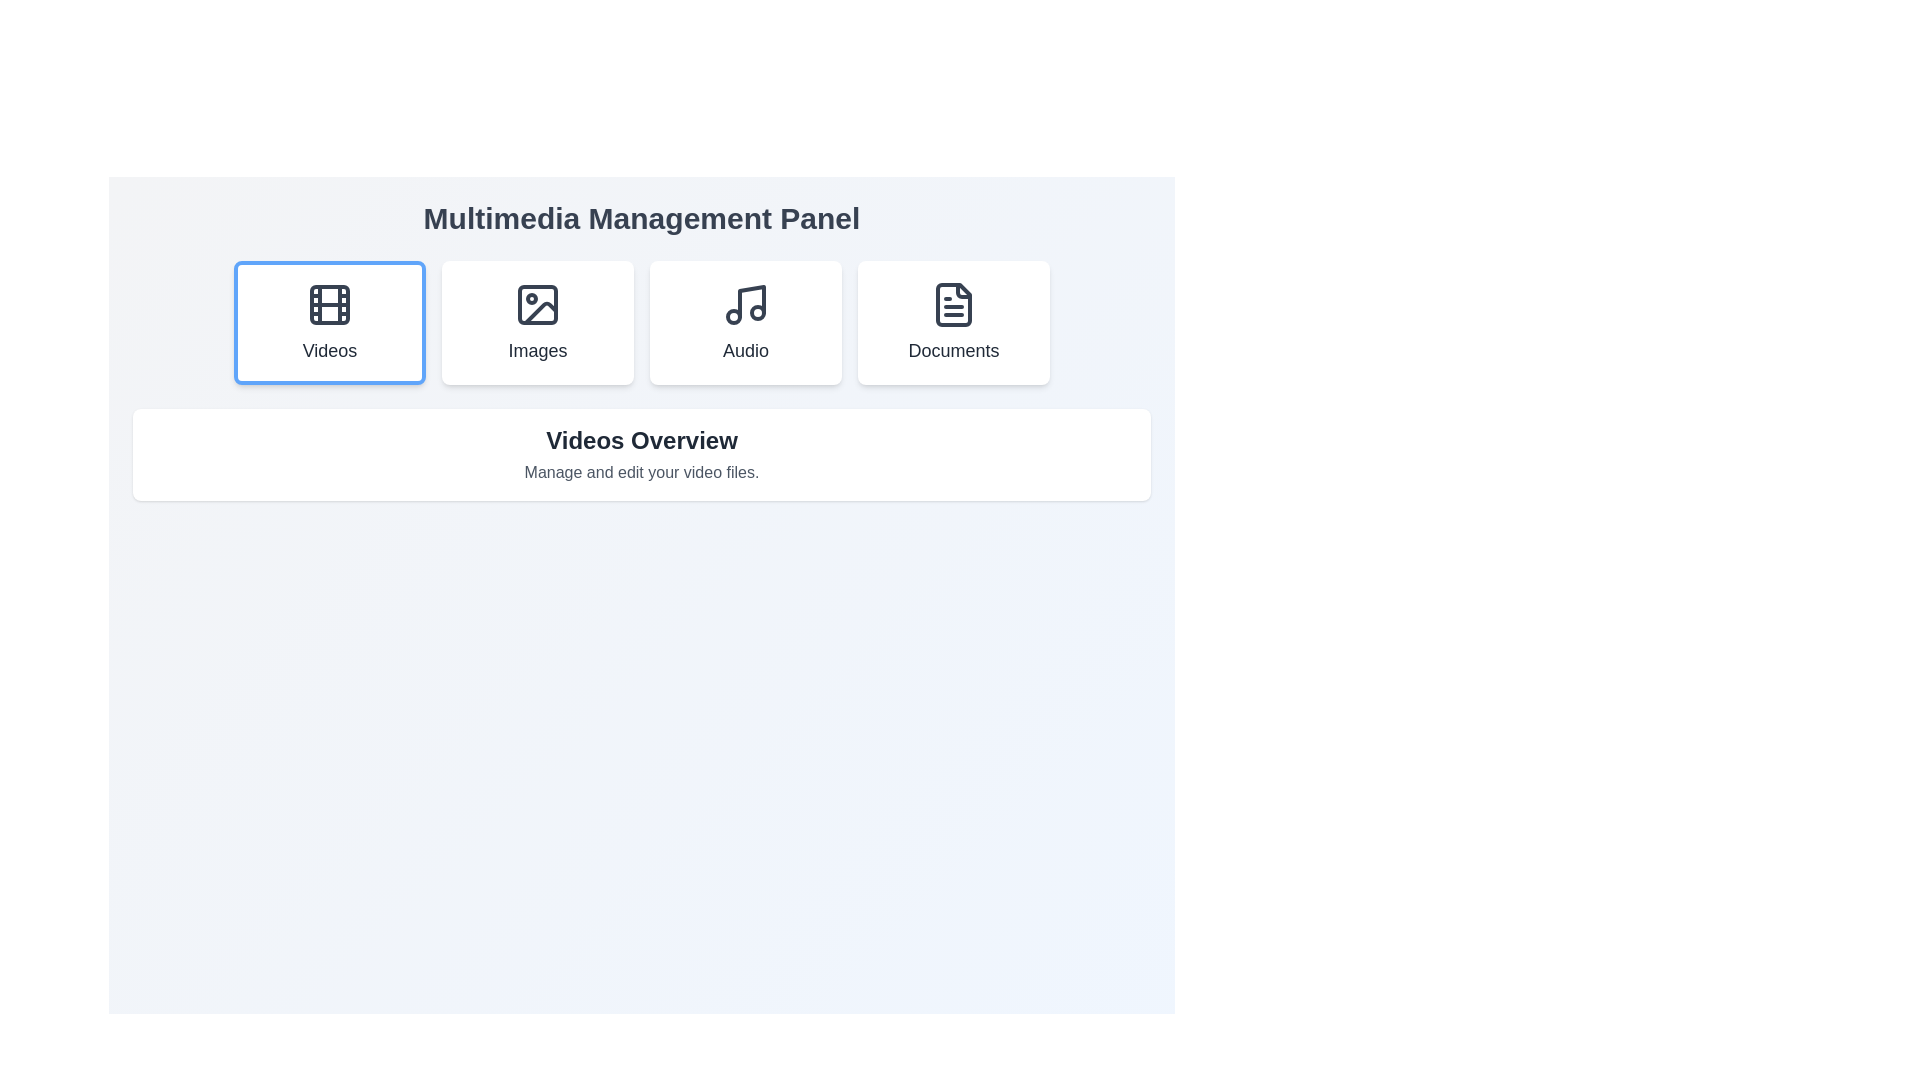  I want to click on the icon at the top part of the 'Videos' card, which is located in the first card on the left in the grid layout, to interact with the associated functionality, so click(330, 304).